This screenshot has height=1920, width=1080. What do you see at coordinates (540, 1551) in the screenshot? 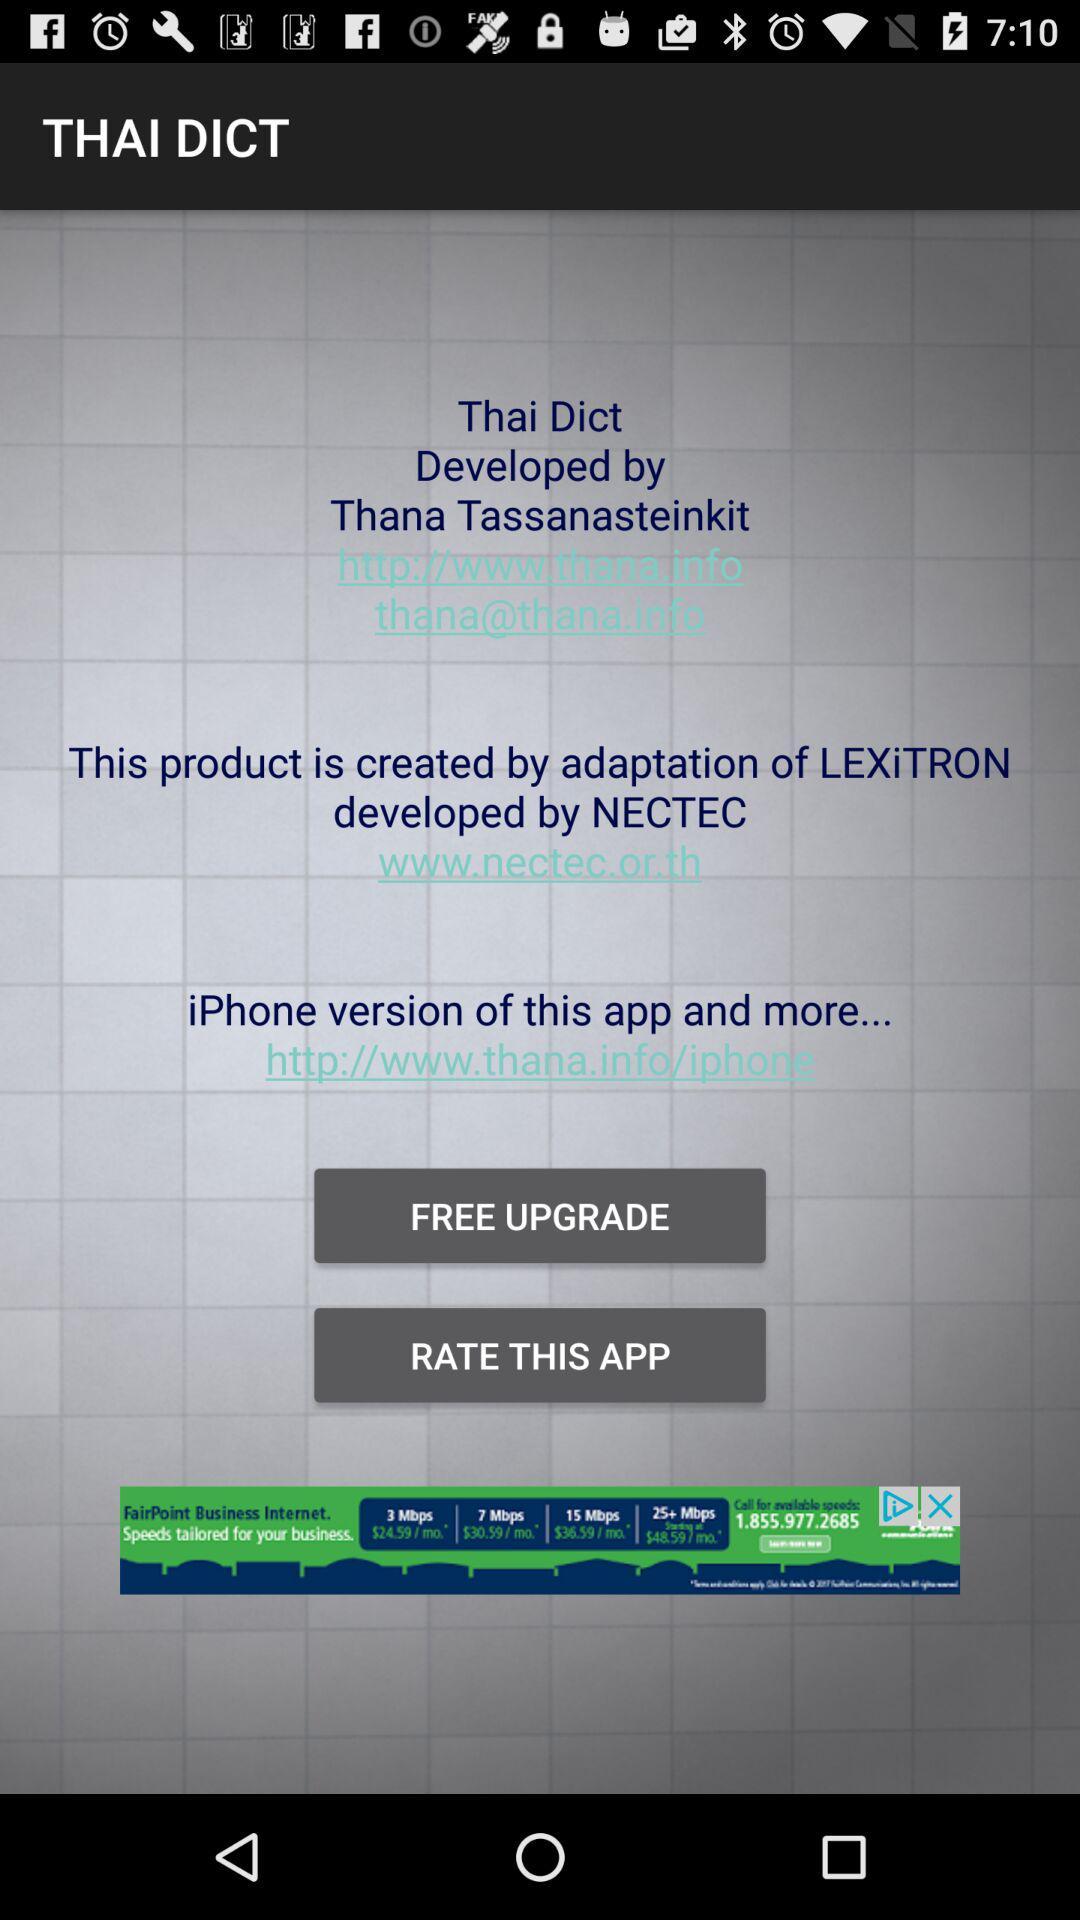
I see `open advertisement` at bounding box center [540, 1551].